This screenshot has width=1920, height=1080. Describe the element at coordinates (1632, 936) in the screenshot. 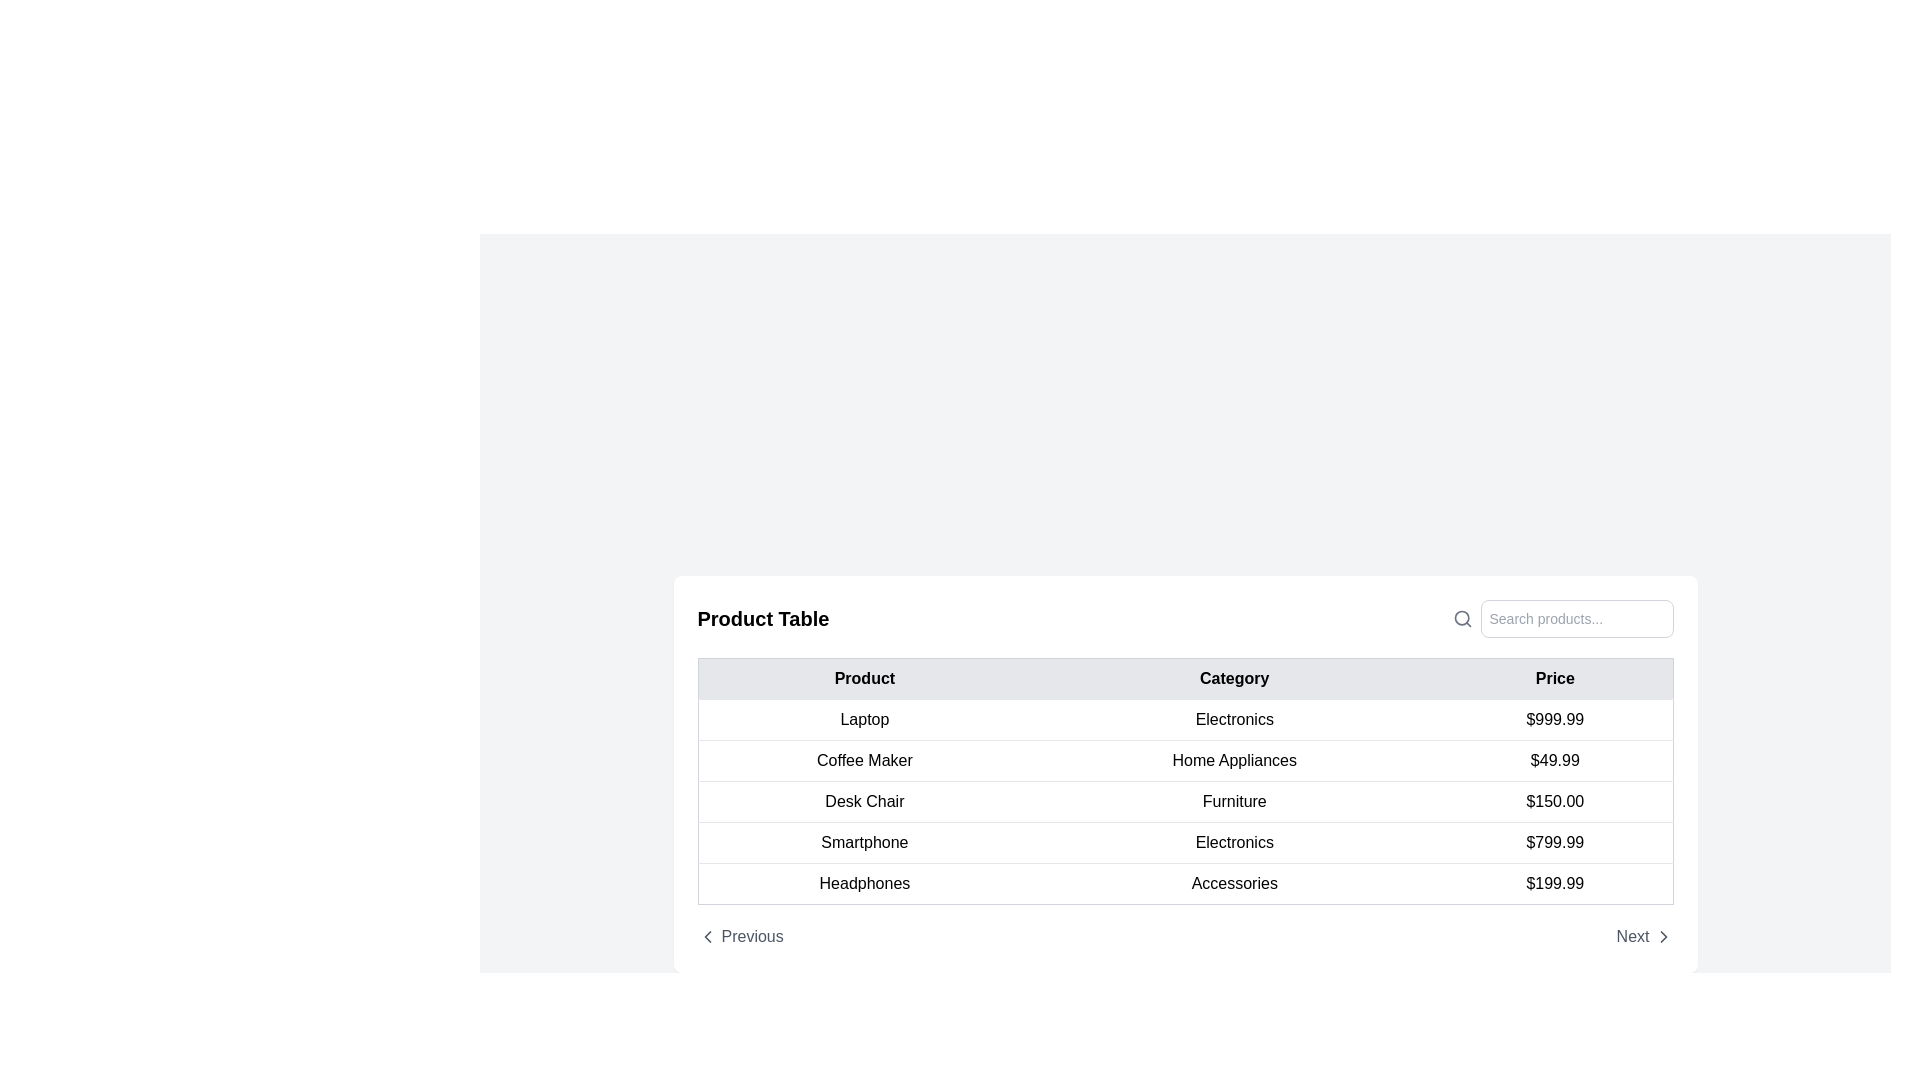

I see `the 'Next' text label located at the bottom-right of the content area` at that location.